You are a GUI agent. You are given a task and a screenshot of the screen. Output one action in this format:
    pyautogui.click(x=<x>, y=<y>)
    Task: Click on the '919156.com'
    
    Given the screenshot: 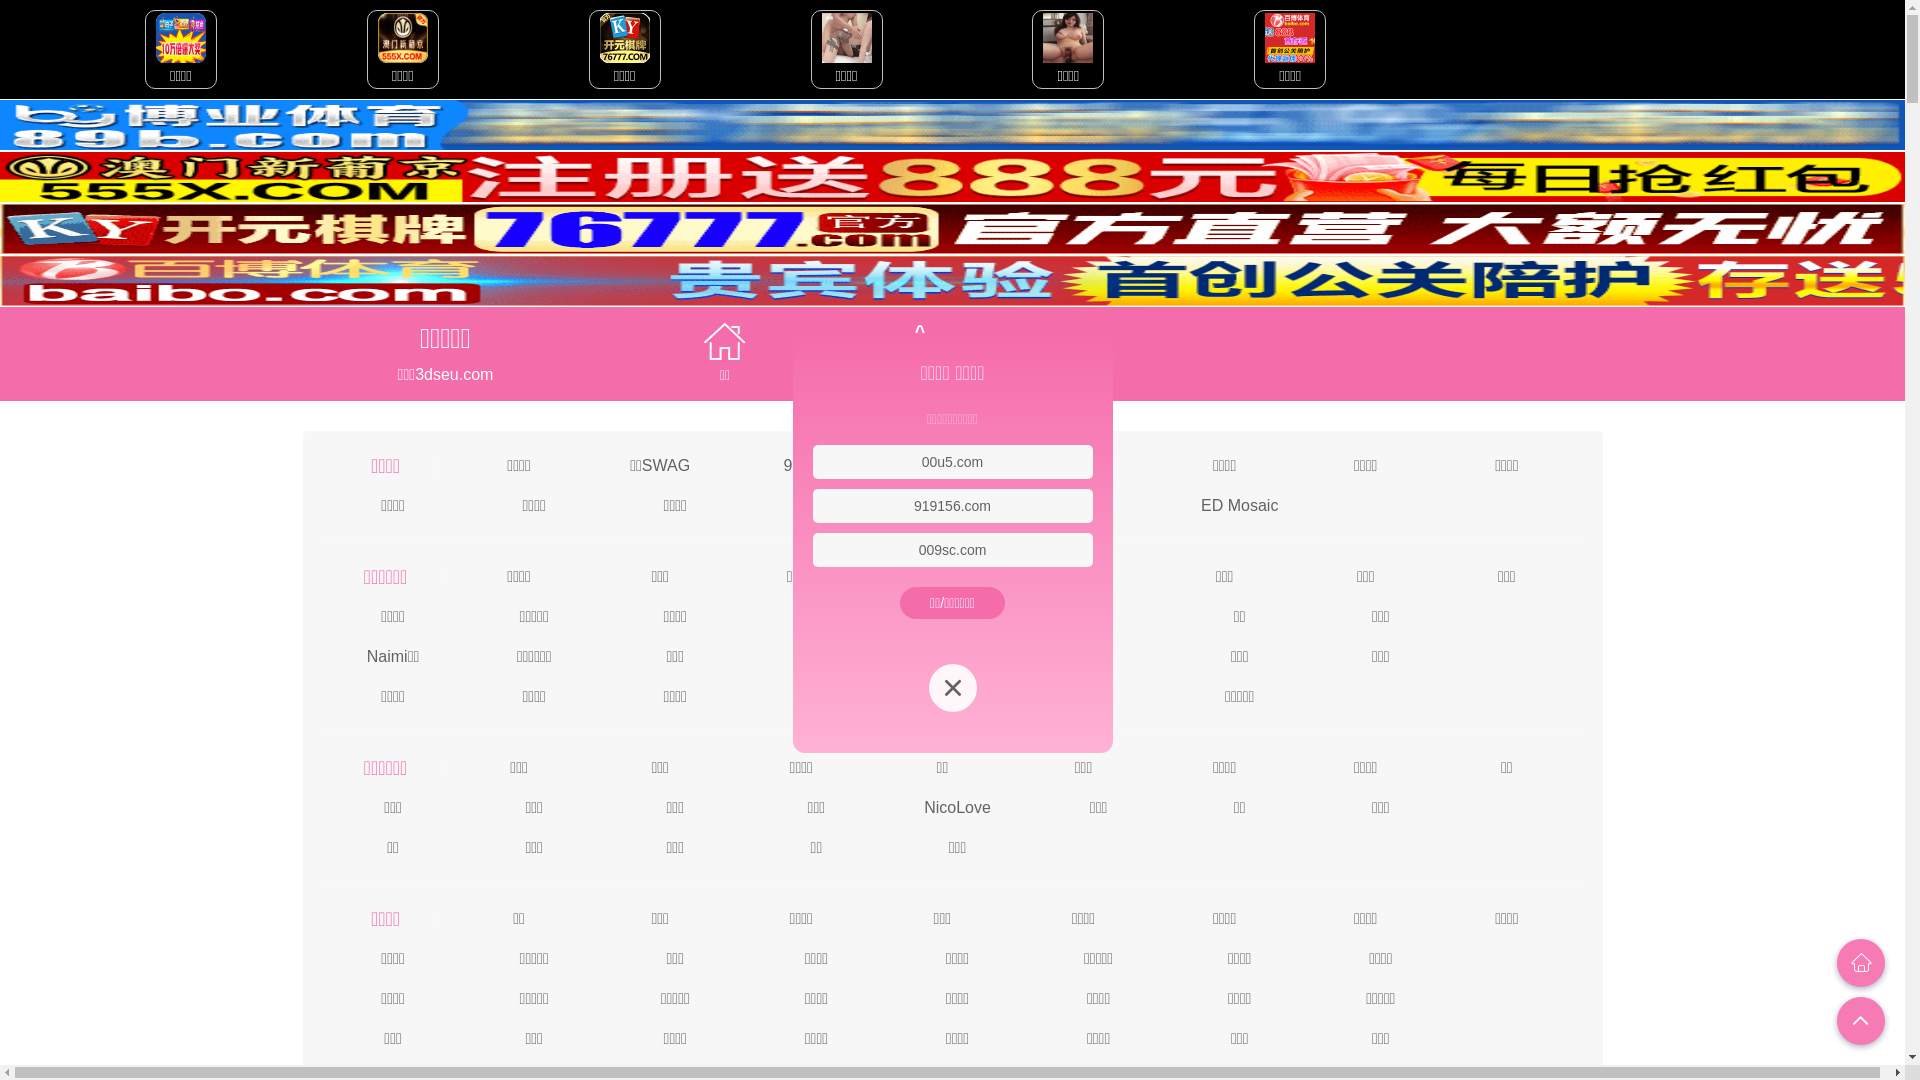 What is the action you would take?
    pyautogui.click(x=951, y=504)
    